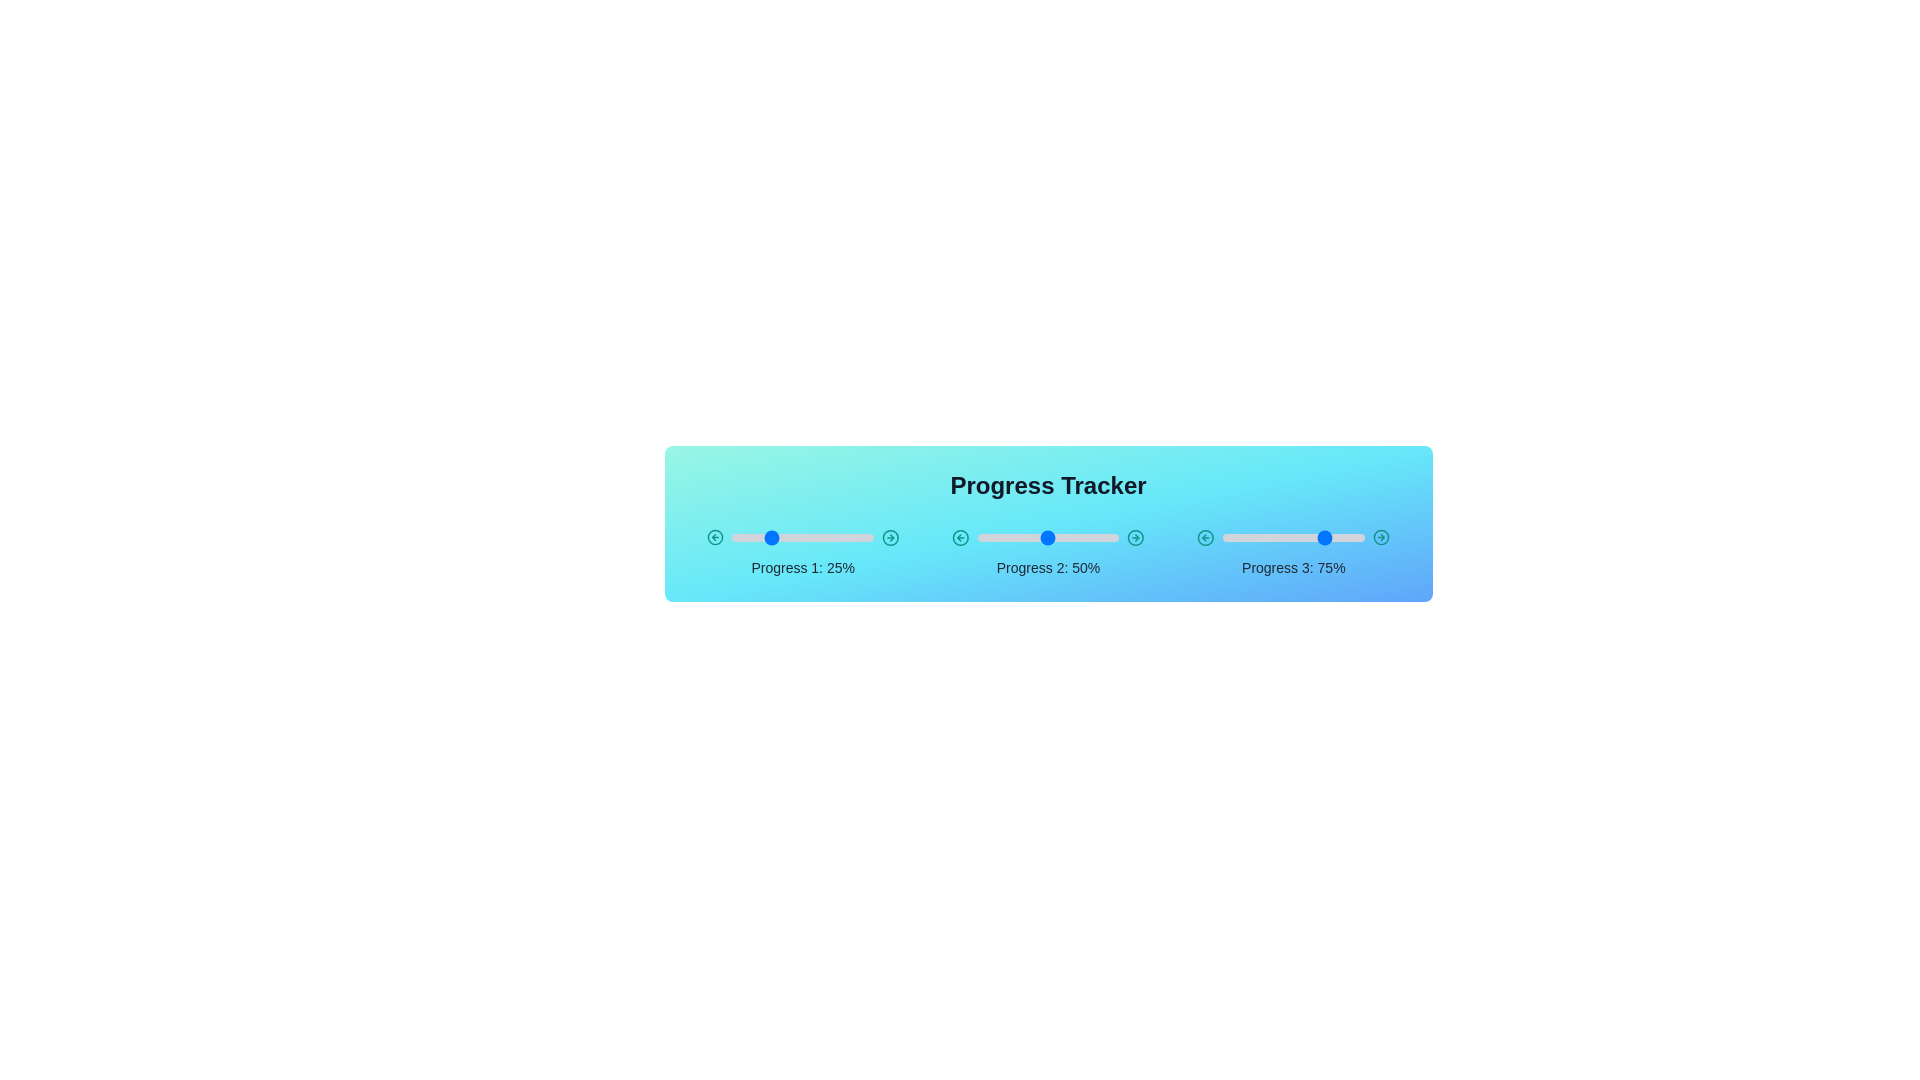  I want to click on the right arrow of the slider for Progress 3, so click(1380, 536).